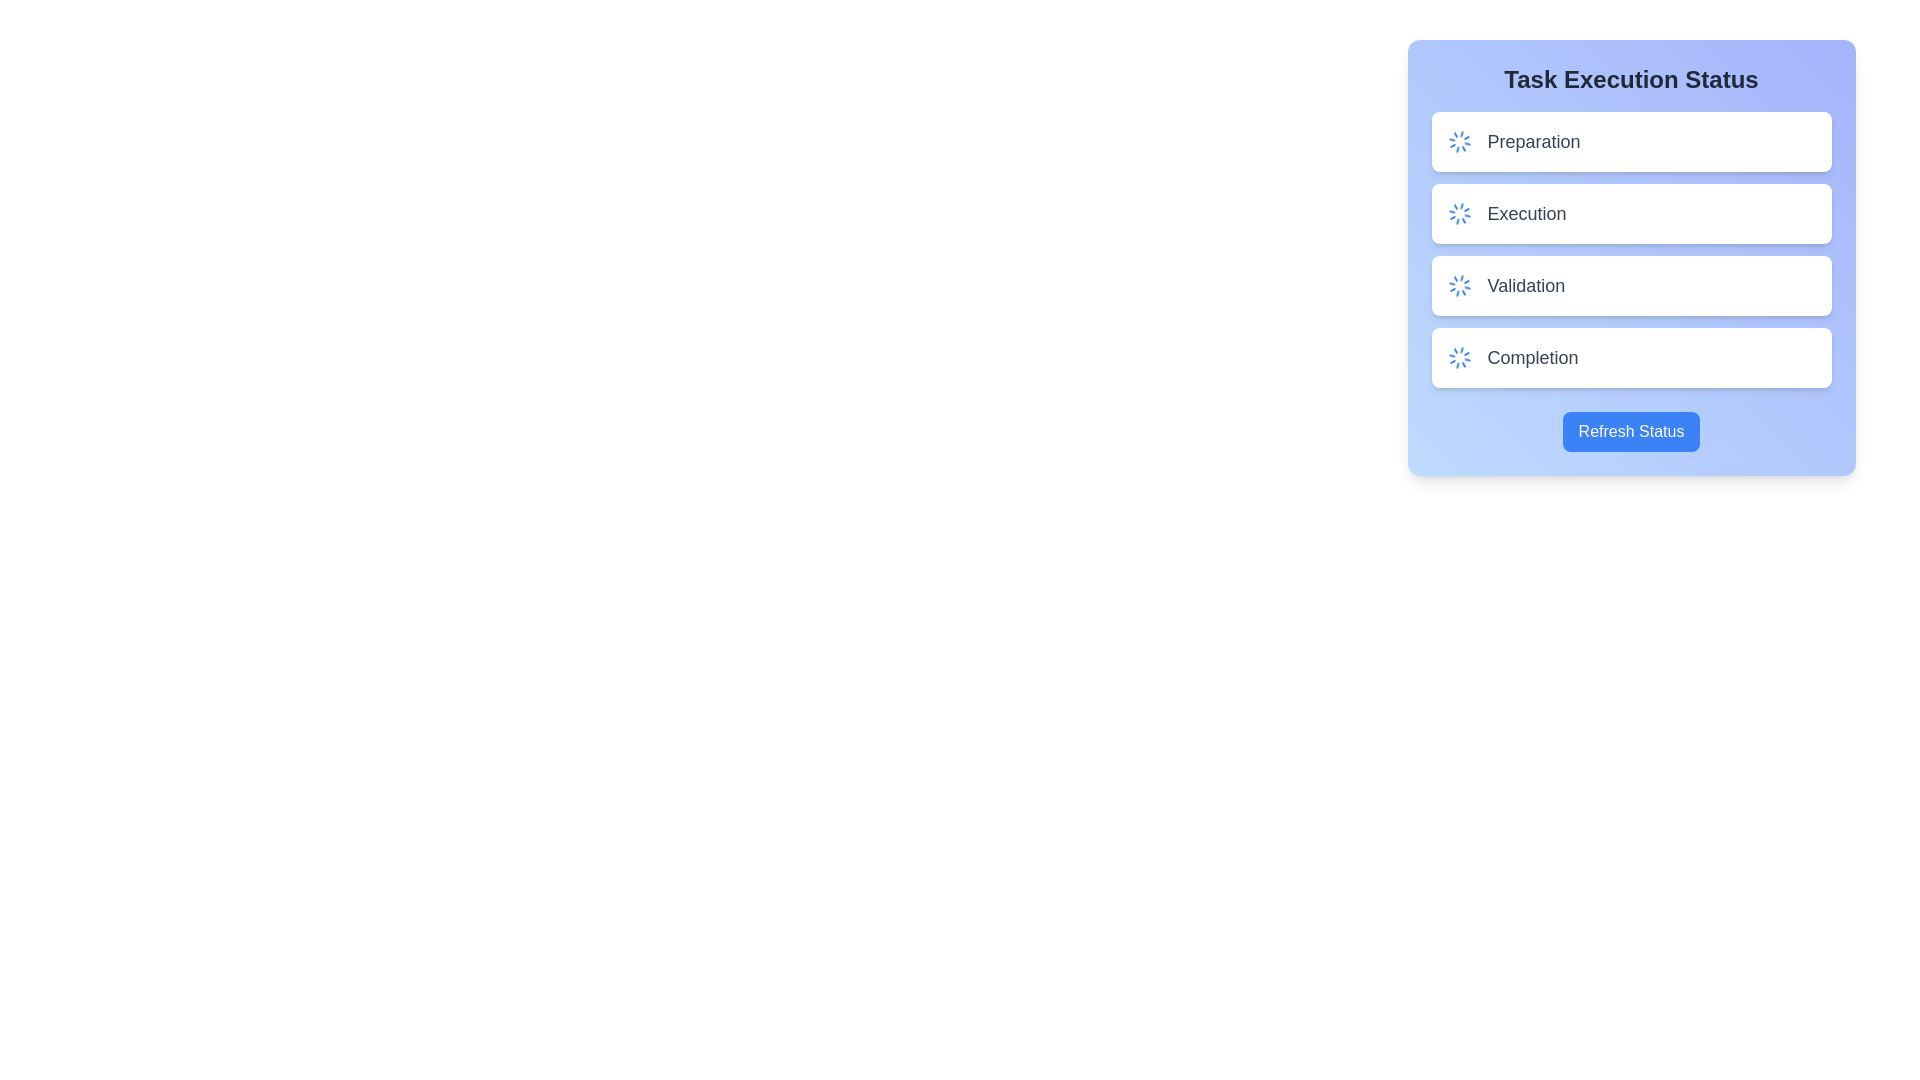 The image size is (1920, 1080). I want to click on the blue 'Refresh Status' button with white text, located at the bottom of the 'Task Execution Status' panel, to change its shade, so click(1631, 431).